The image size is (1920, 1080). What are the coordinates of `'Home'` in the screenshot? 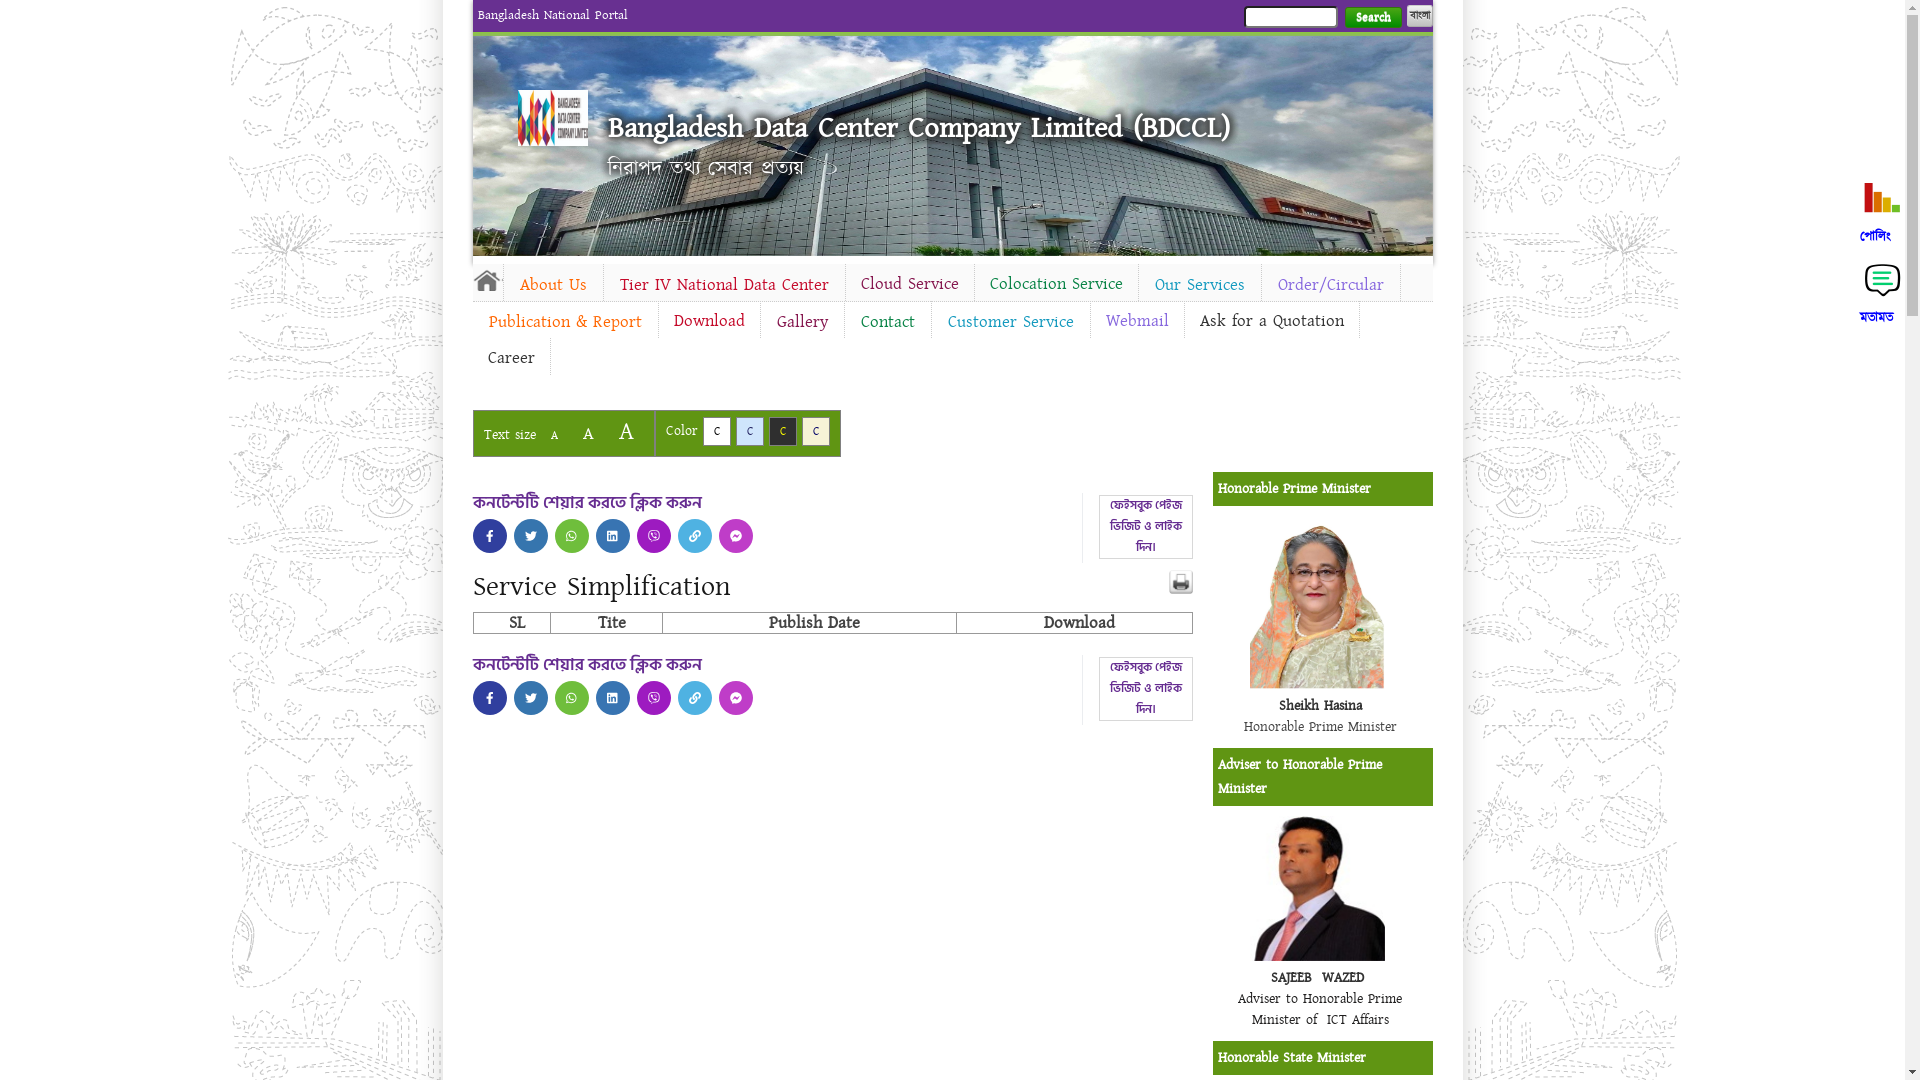 It's located at (486, 280).